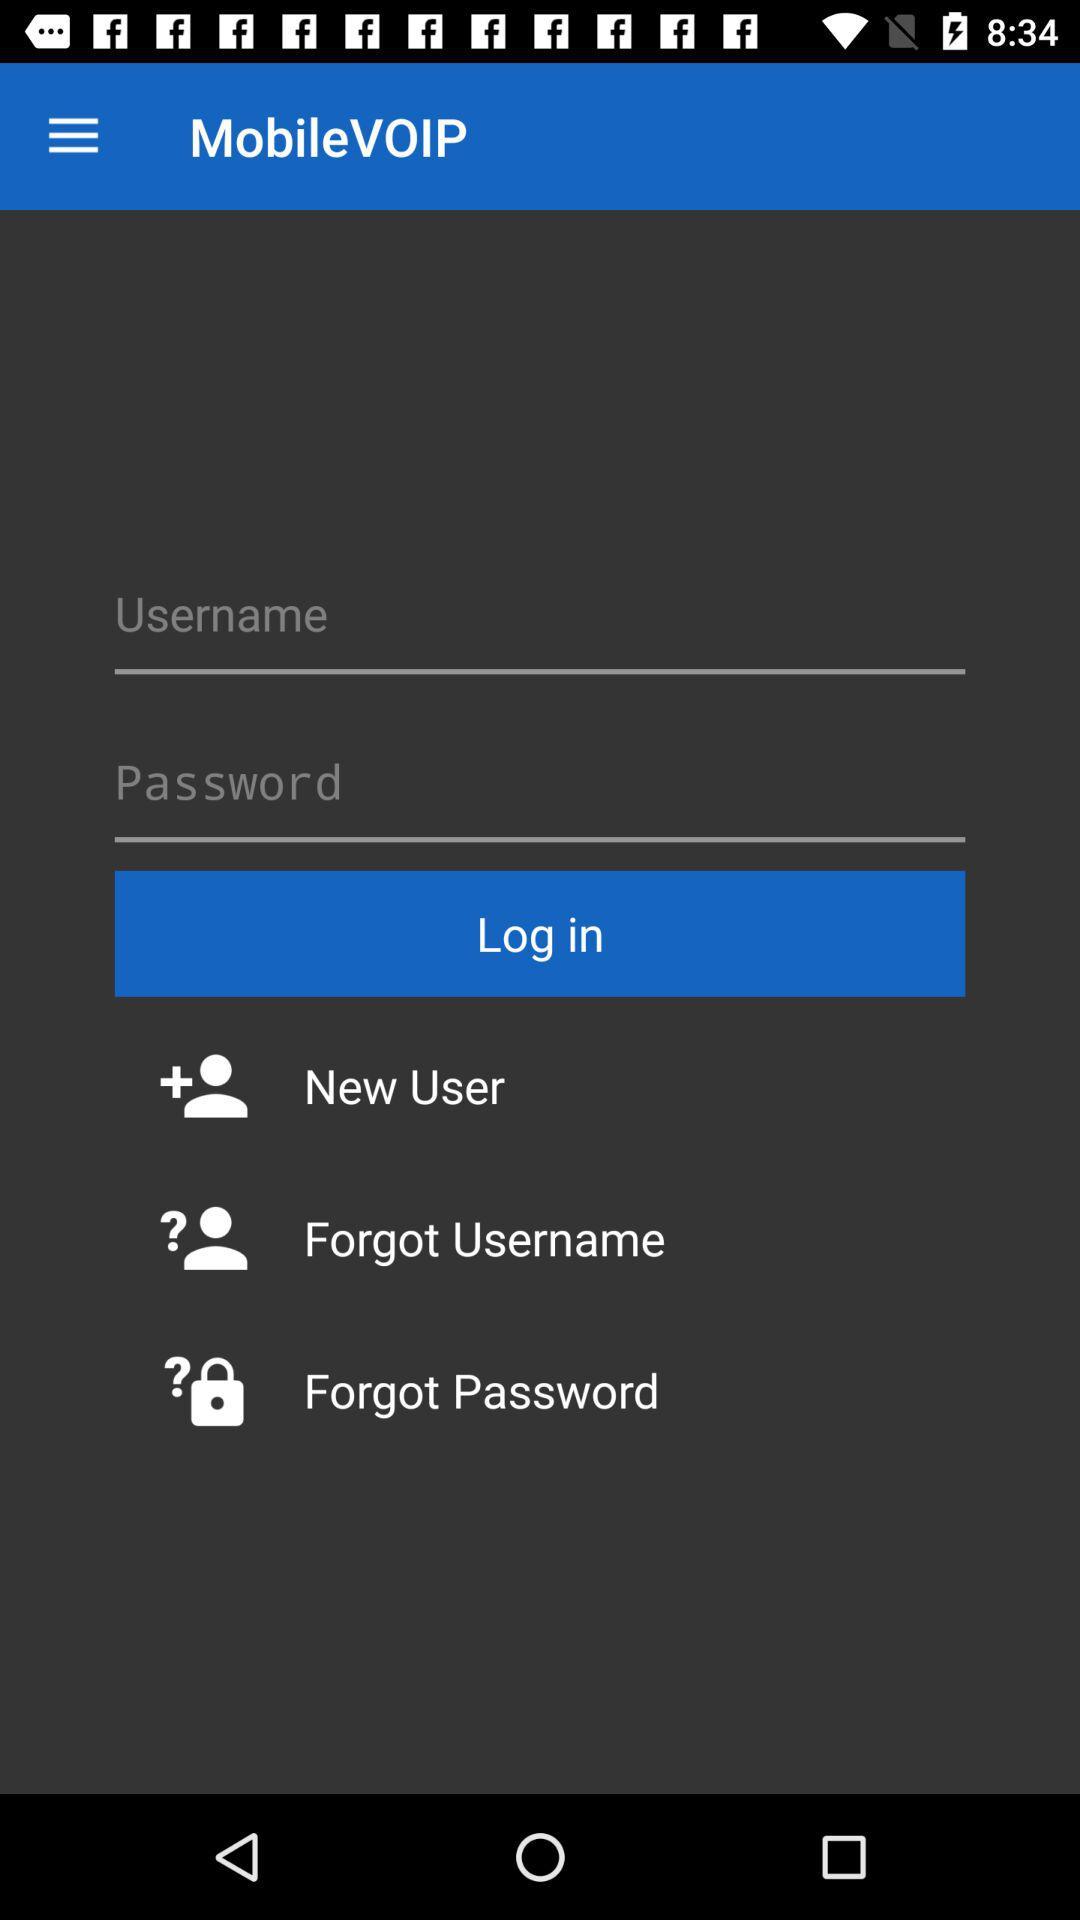 The width and height of the screenshot is (1080, 1920). What do you see at coordinates (540, 1237) in the screenshot?
I see `icon below the new user item` at bounding box center [540, 1237].